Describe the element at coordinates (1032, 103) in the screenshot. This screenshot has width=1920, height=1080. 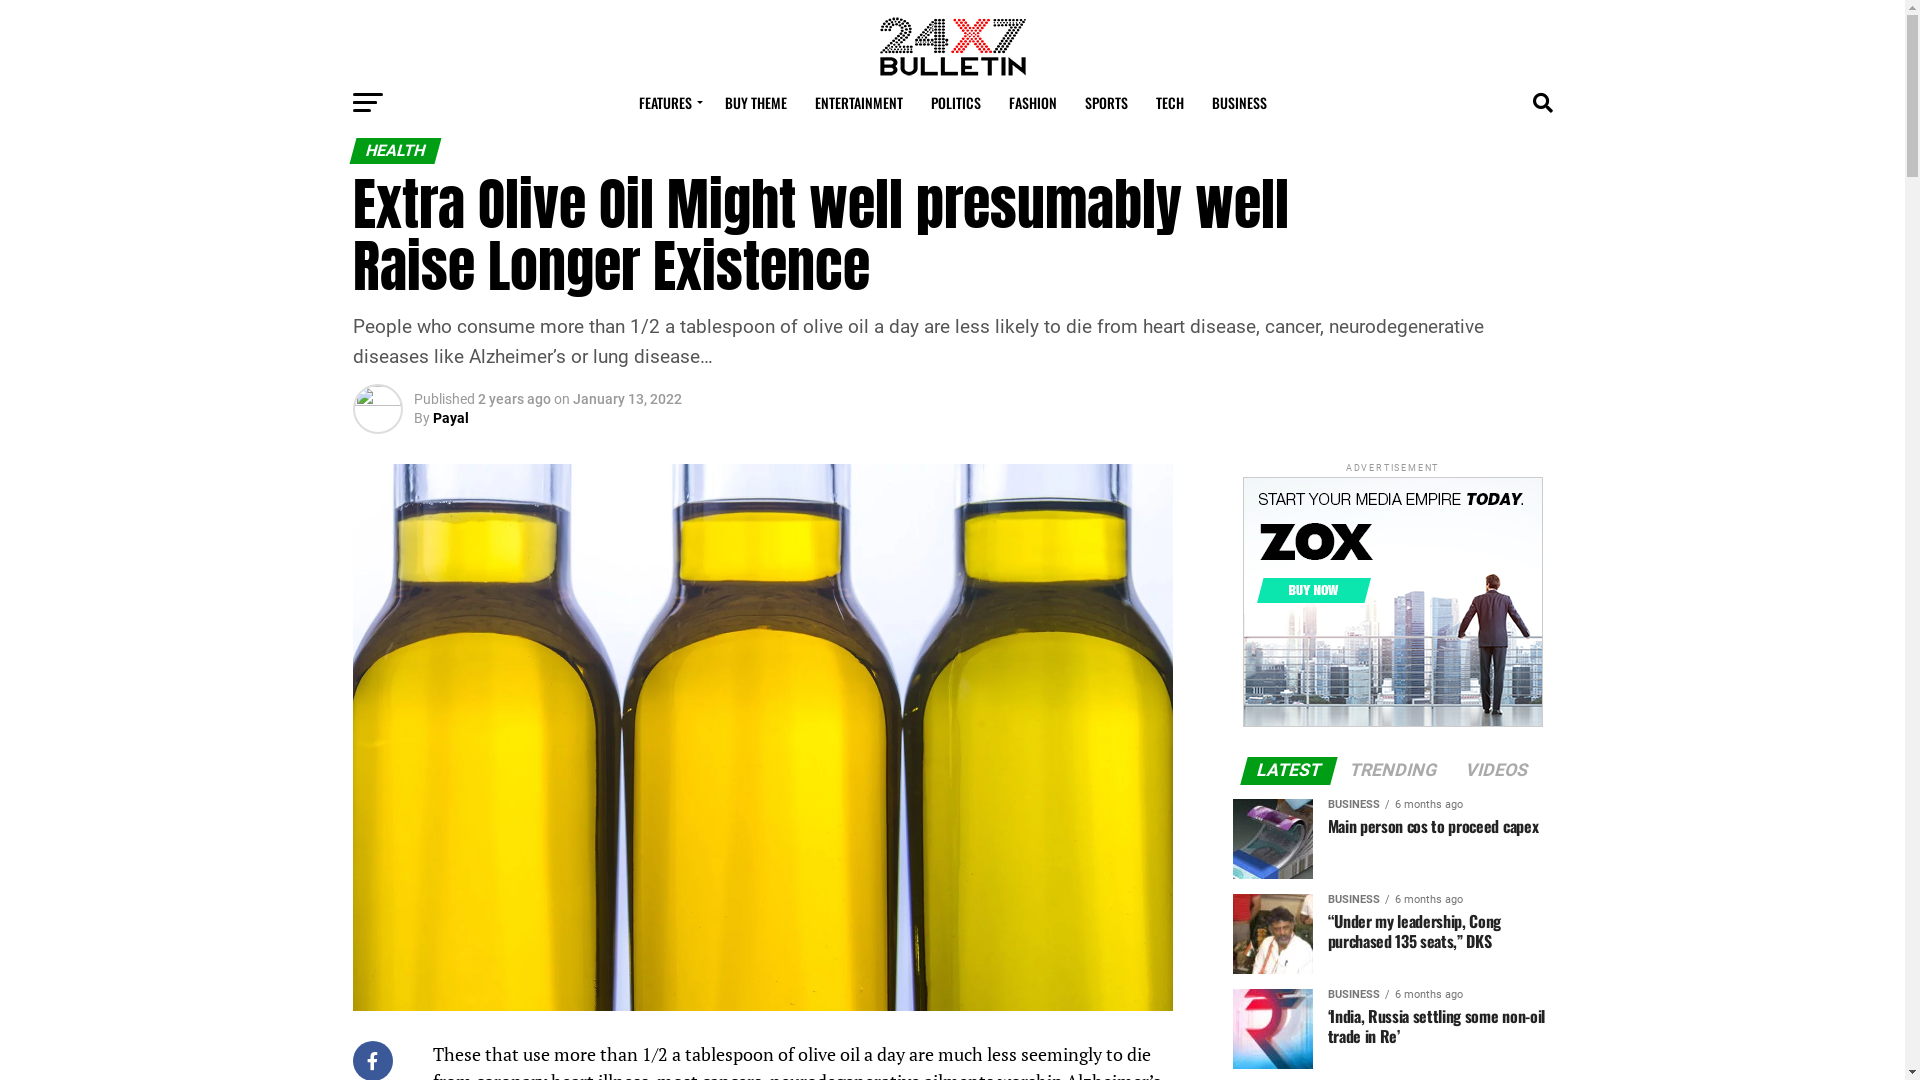
I see `'FASHION'` at that location.